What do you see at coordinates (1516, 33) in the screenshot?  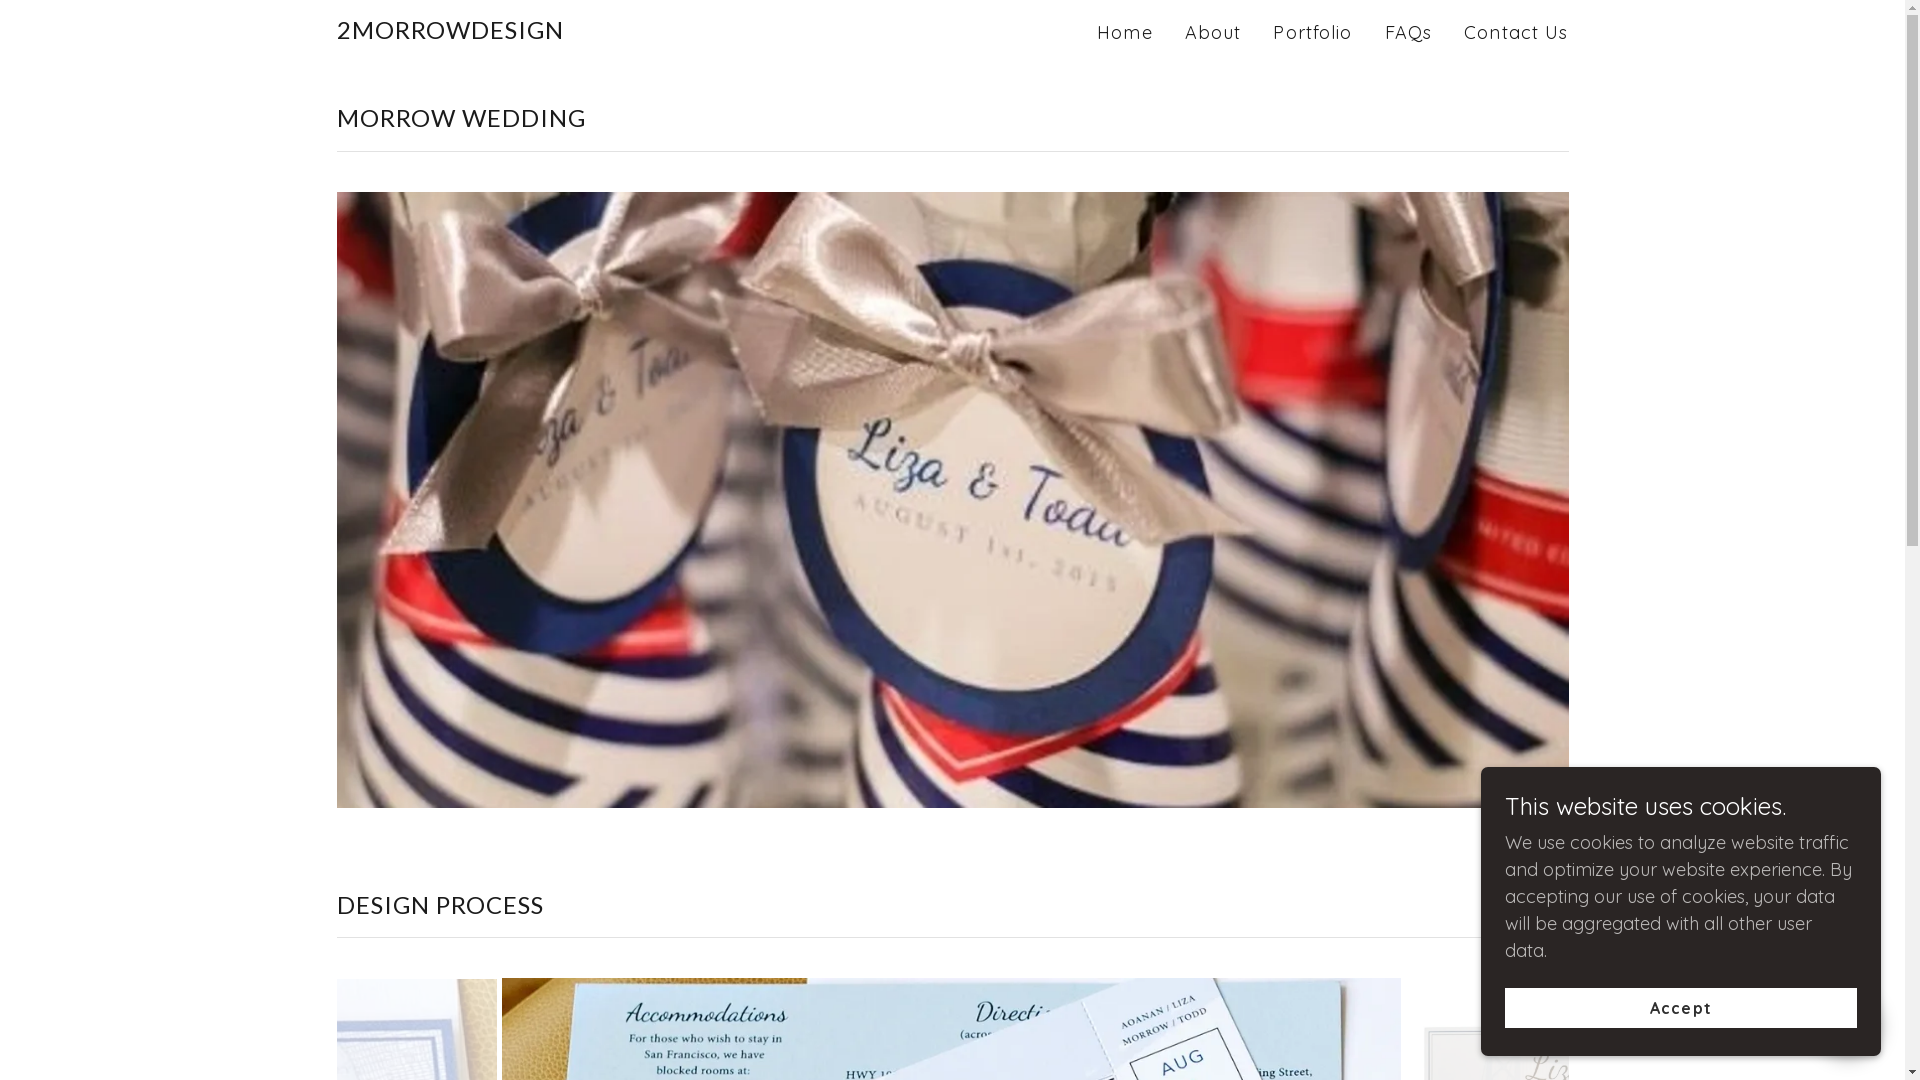 I see `'Contact Us'` at bounding box center [1516, 33].